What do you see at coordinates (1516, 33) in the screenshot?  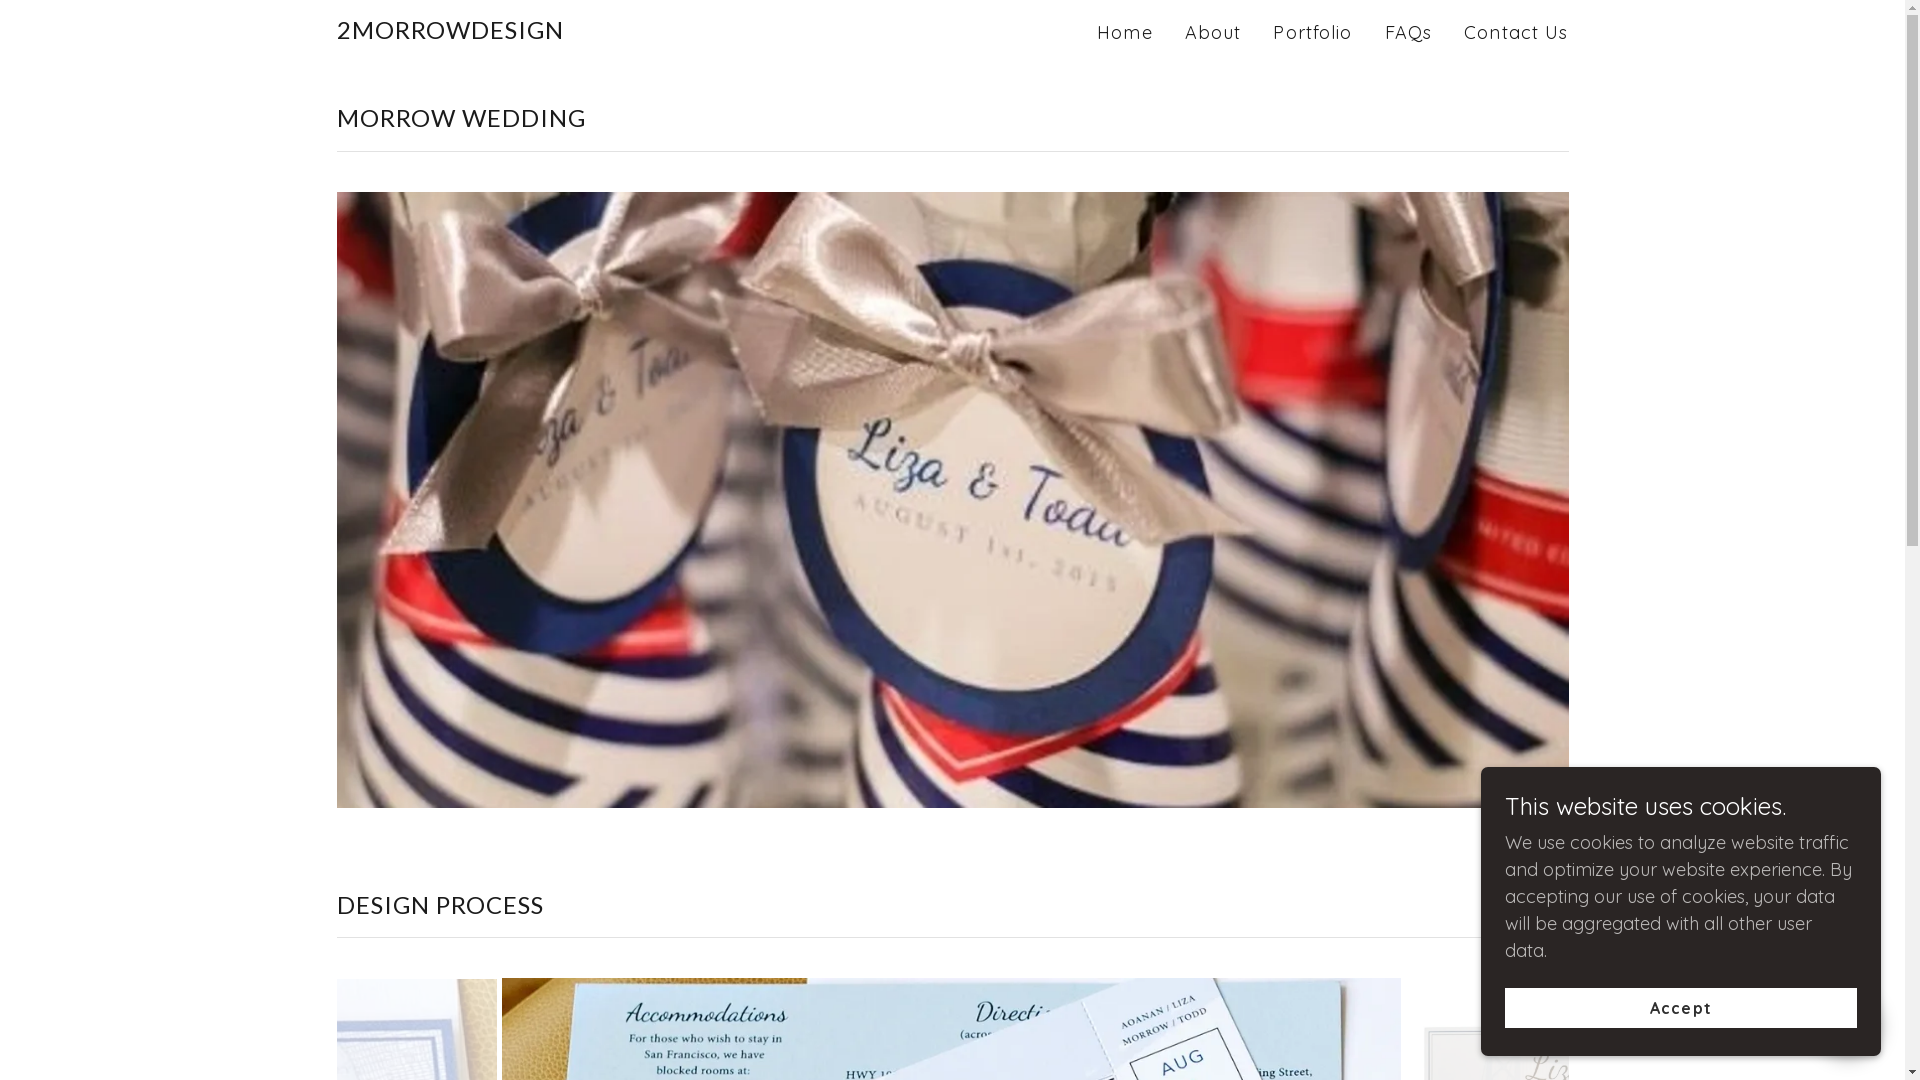 I see `'Contact Us'` at bounding box center [1516, 33].